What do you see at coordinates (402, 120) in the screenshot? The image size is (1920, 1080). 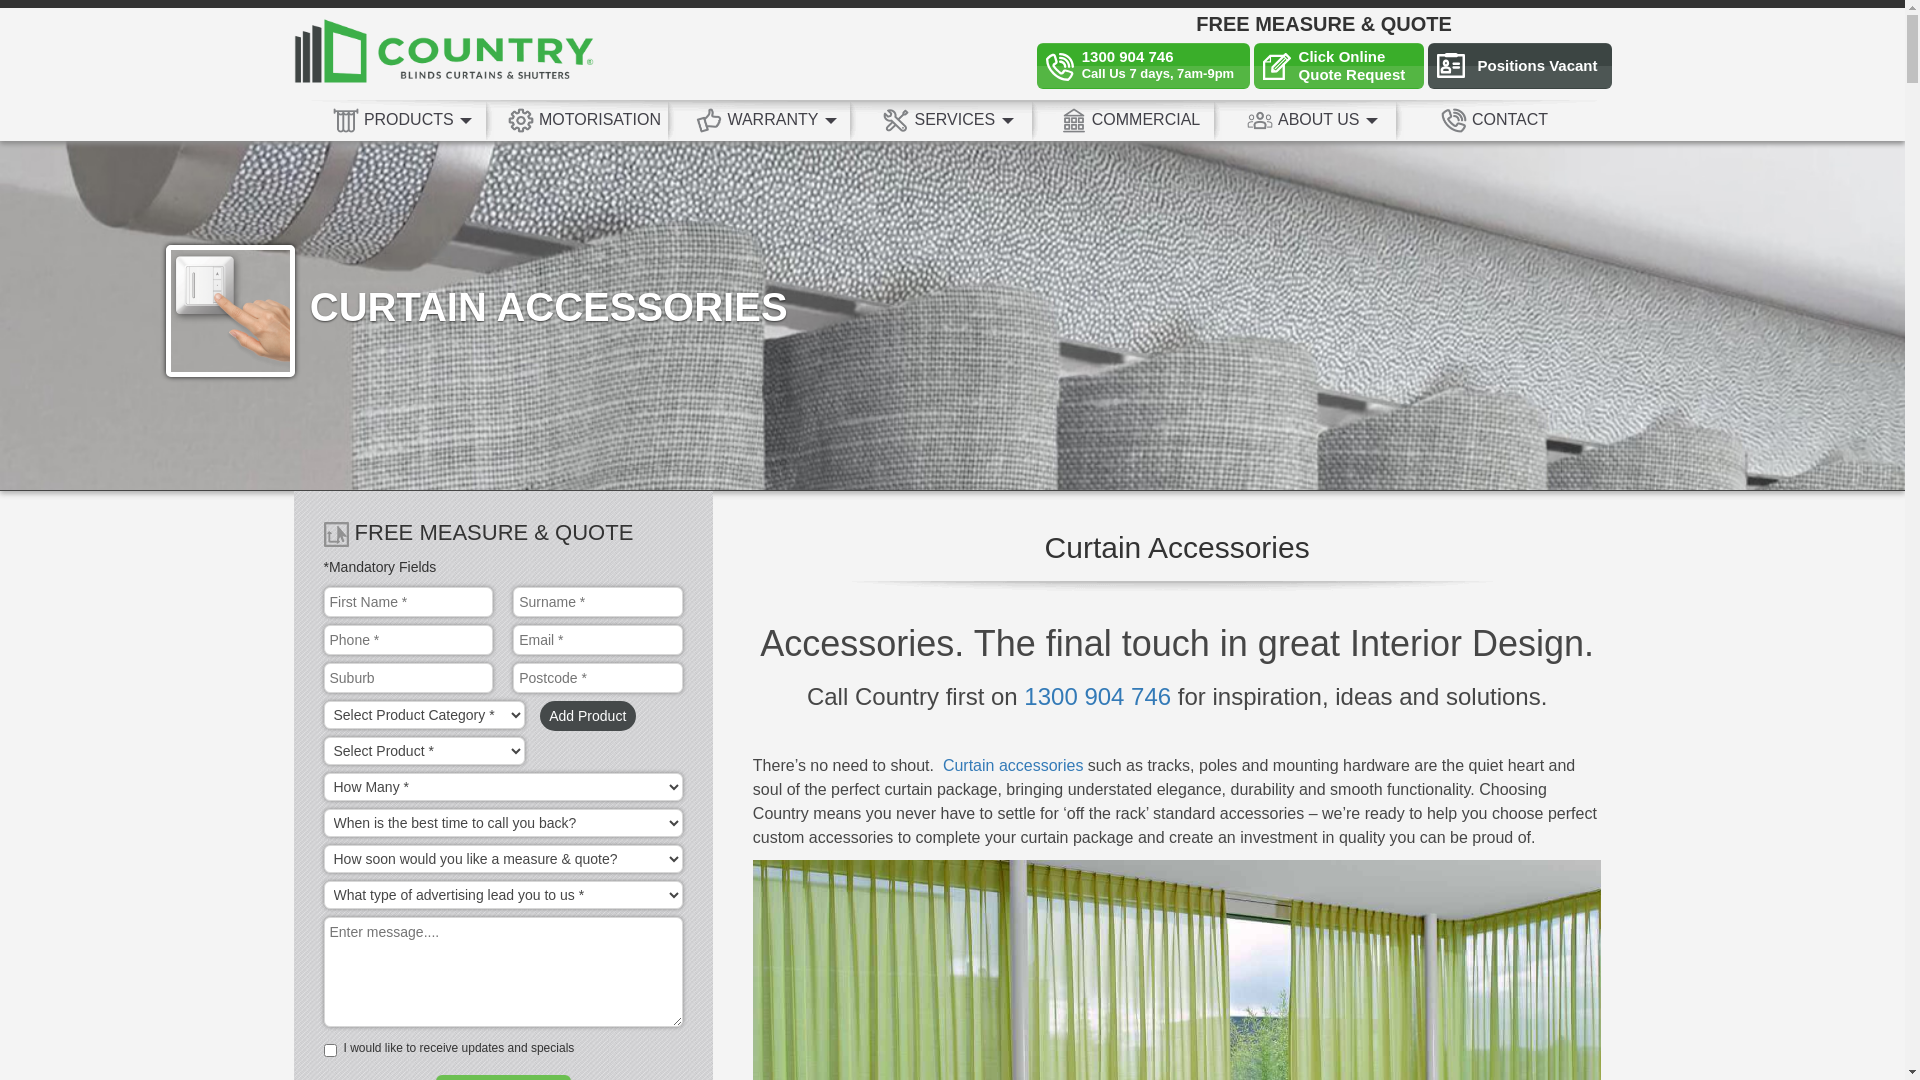 I see `'PRODUCTS'` at bounding box center [402, 120].